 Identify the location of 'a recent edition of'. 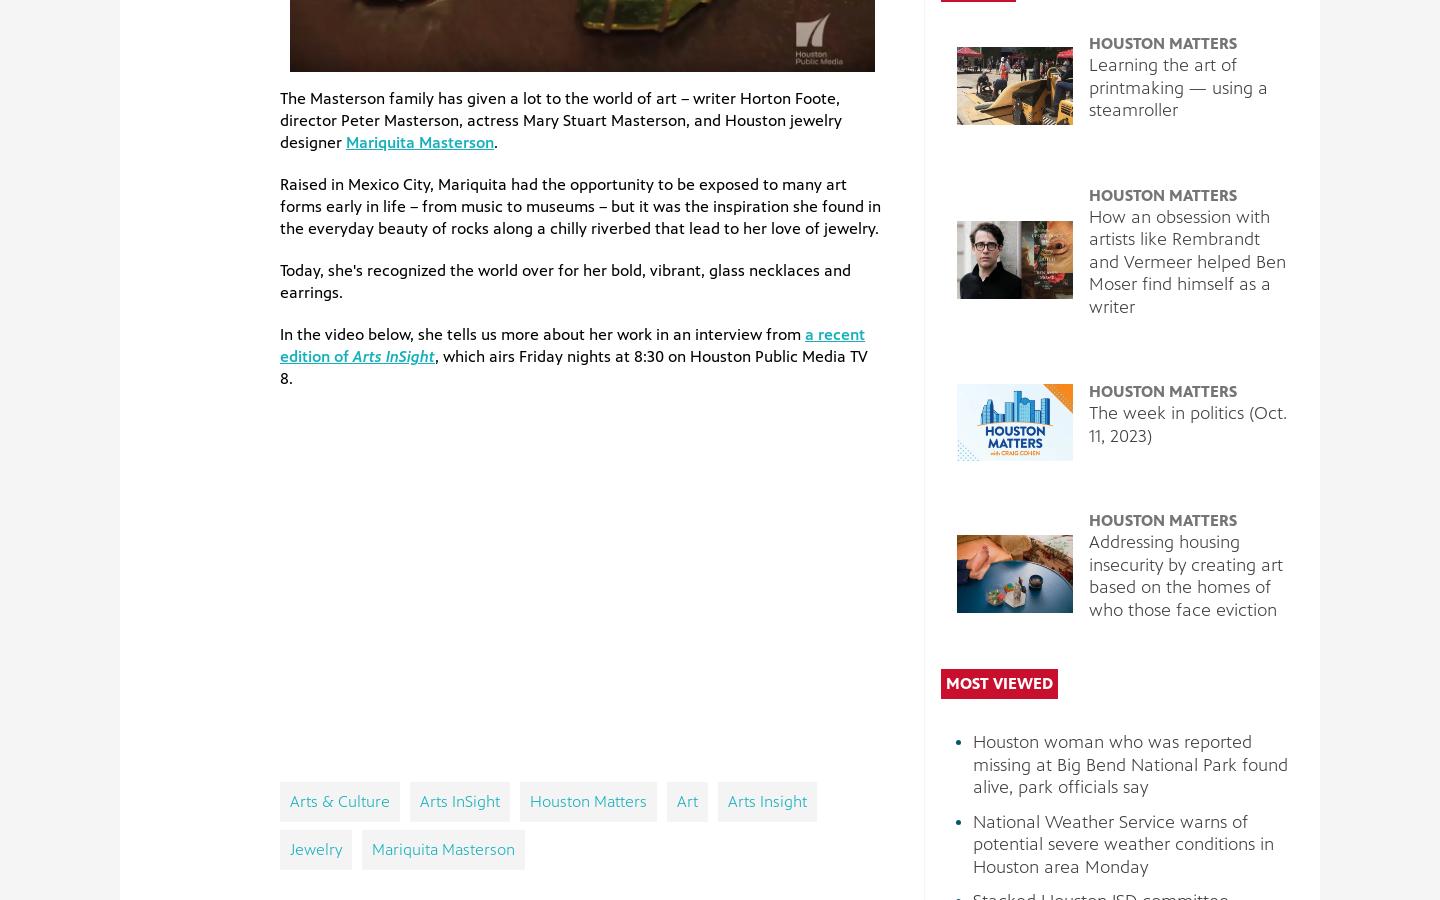
(572, 345).